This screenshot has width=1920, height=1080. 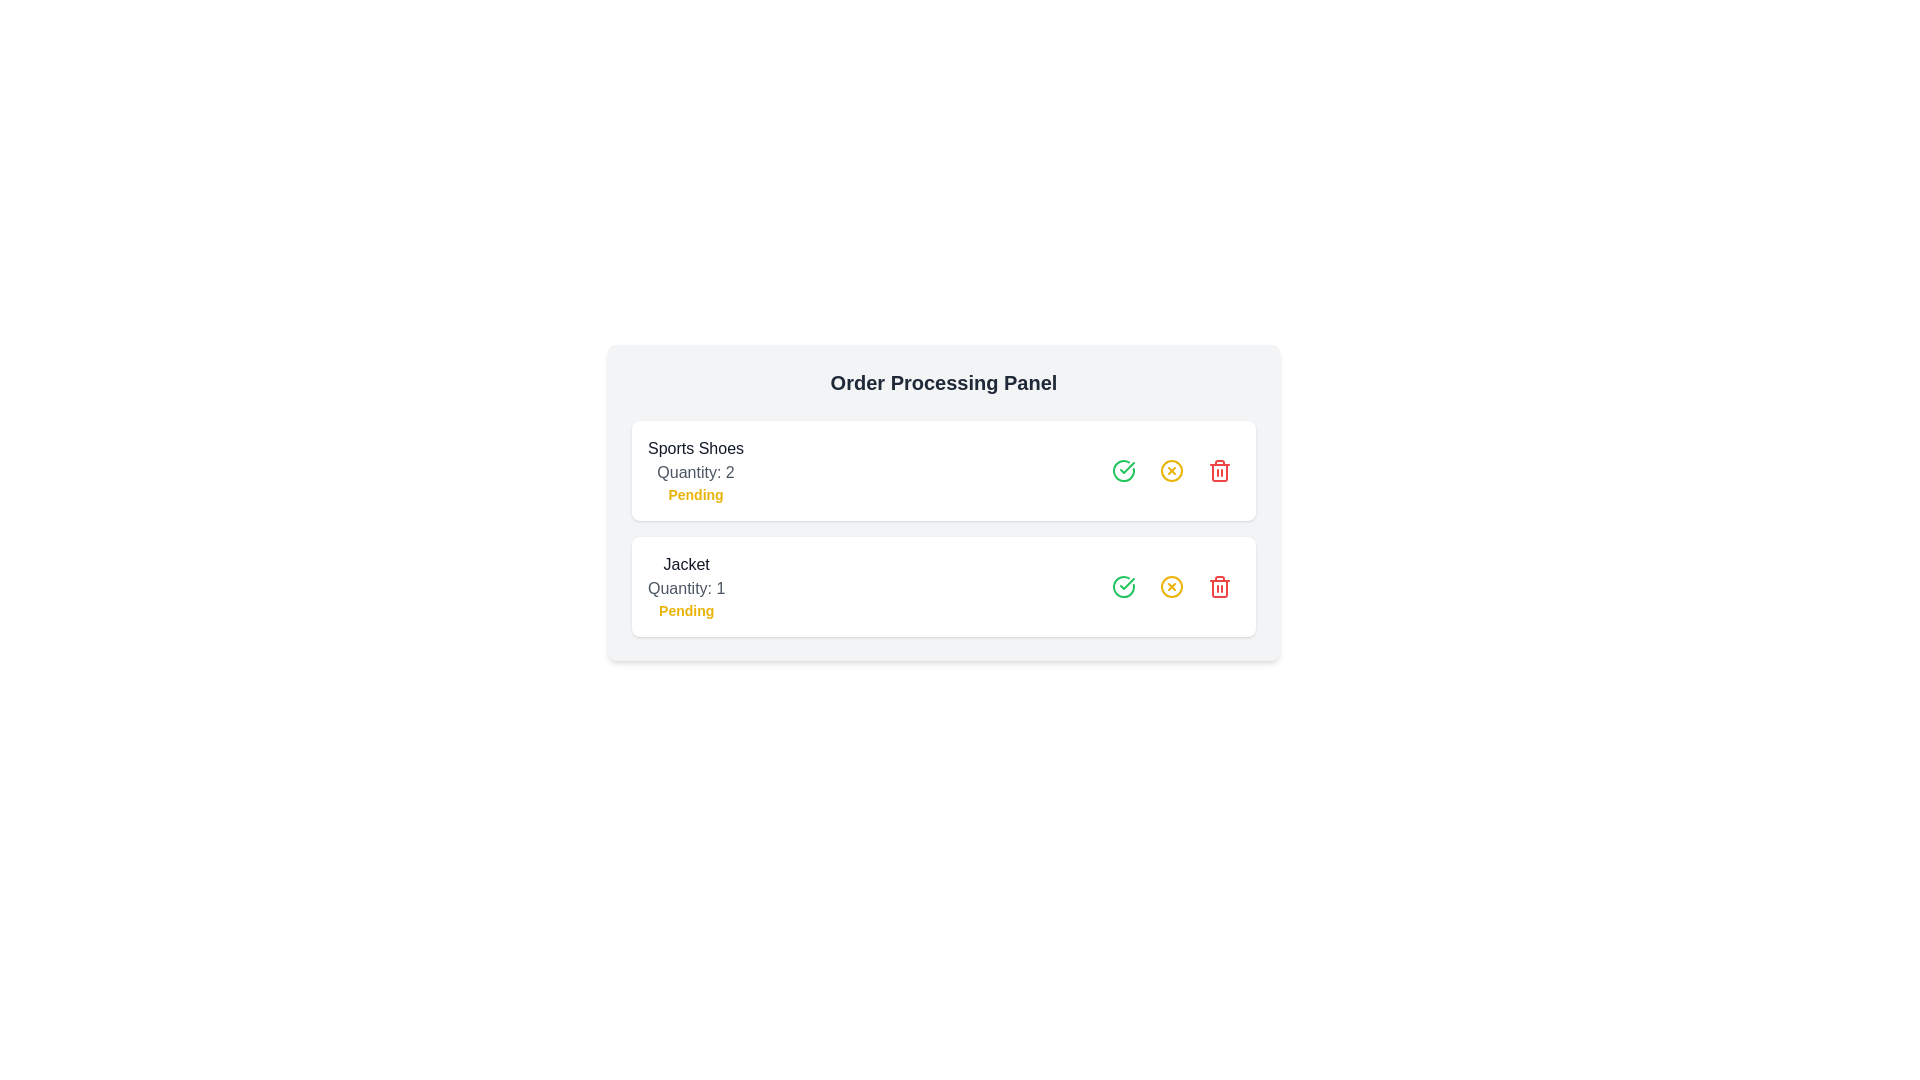 I want to click on the Text Label identifying the product name in the Order Processing Panel, located at the top-left section of the panel, above 'Quantity: 2' and 'Pending', so click(x=696, y=447).